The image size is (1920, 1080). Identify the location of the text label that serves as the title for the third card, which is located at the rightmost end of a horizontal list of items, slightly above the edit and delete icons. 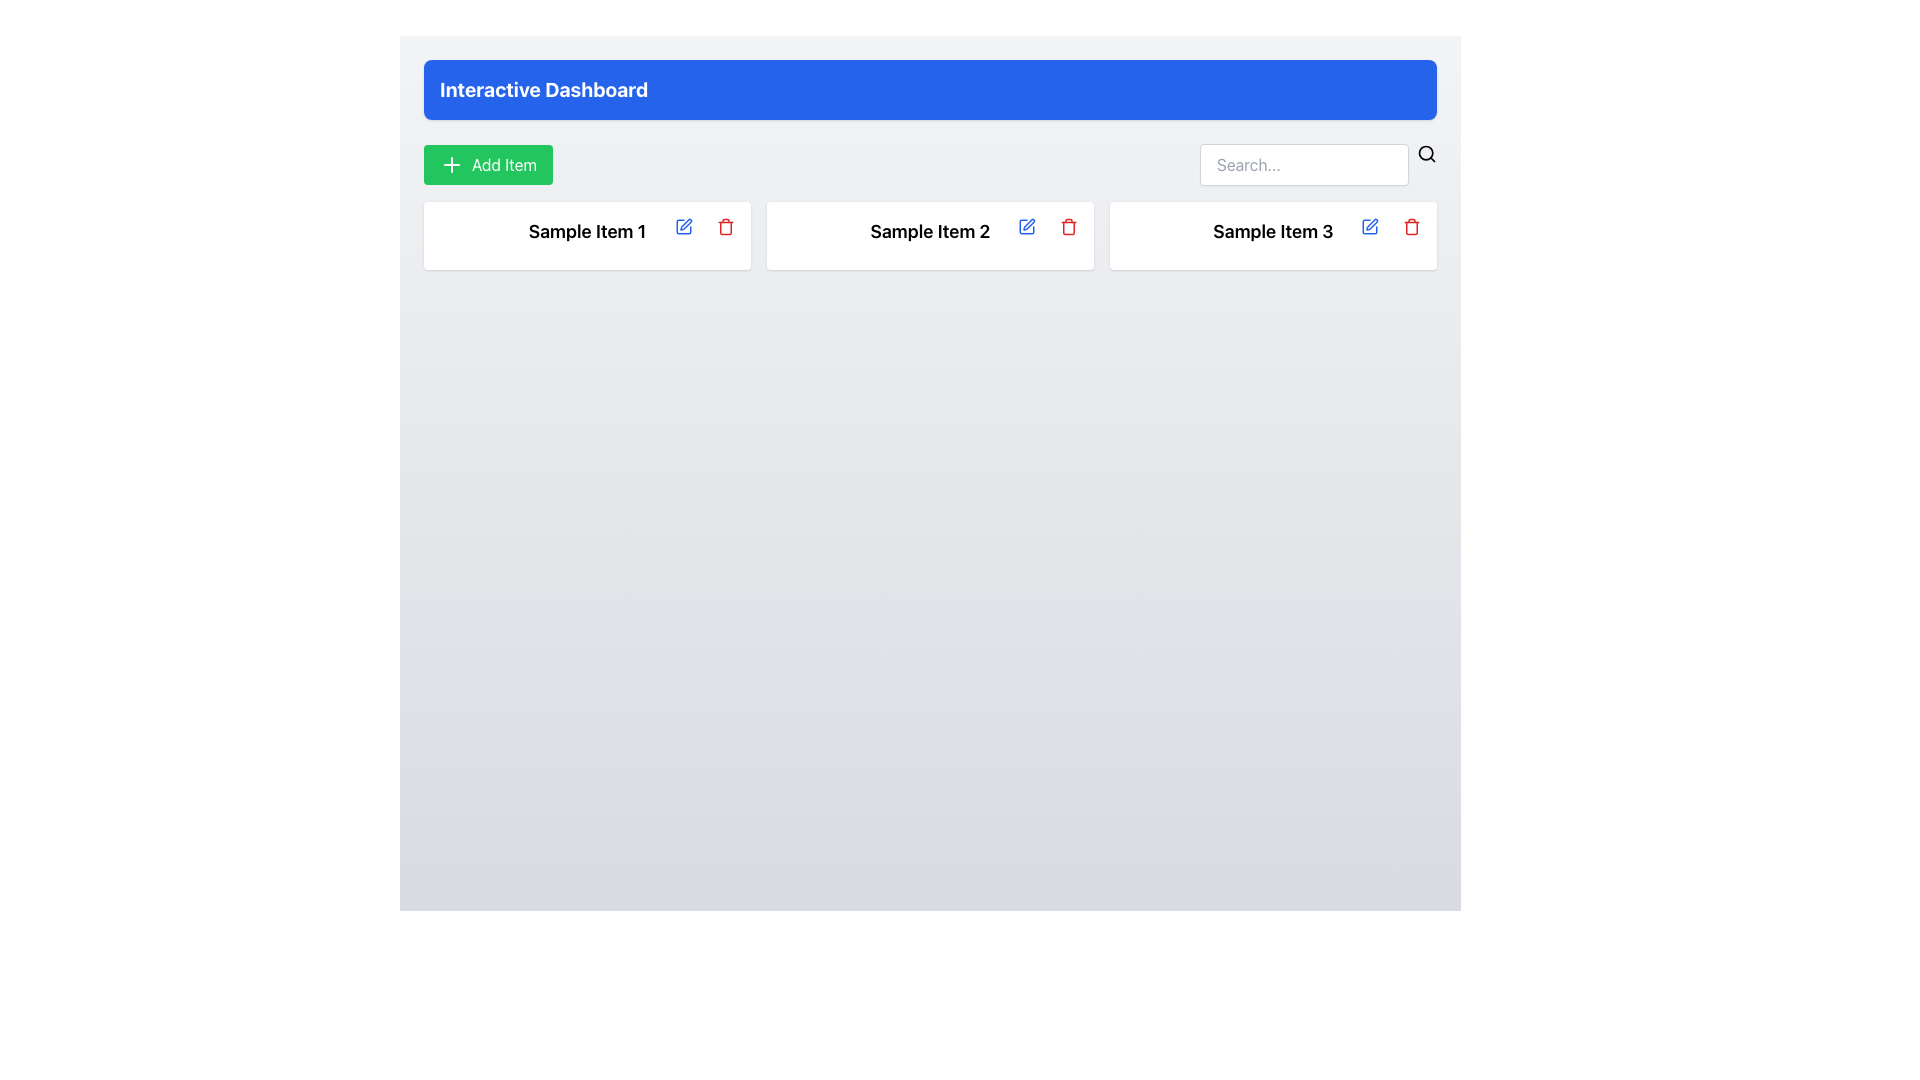
(1272, 230).